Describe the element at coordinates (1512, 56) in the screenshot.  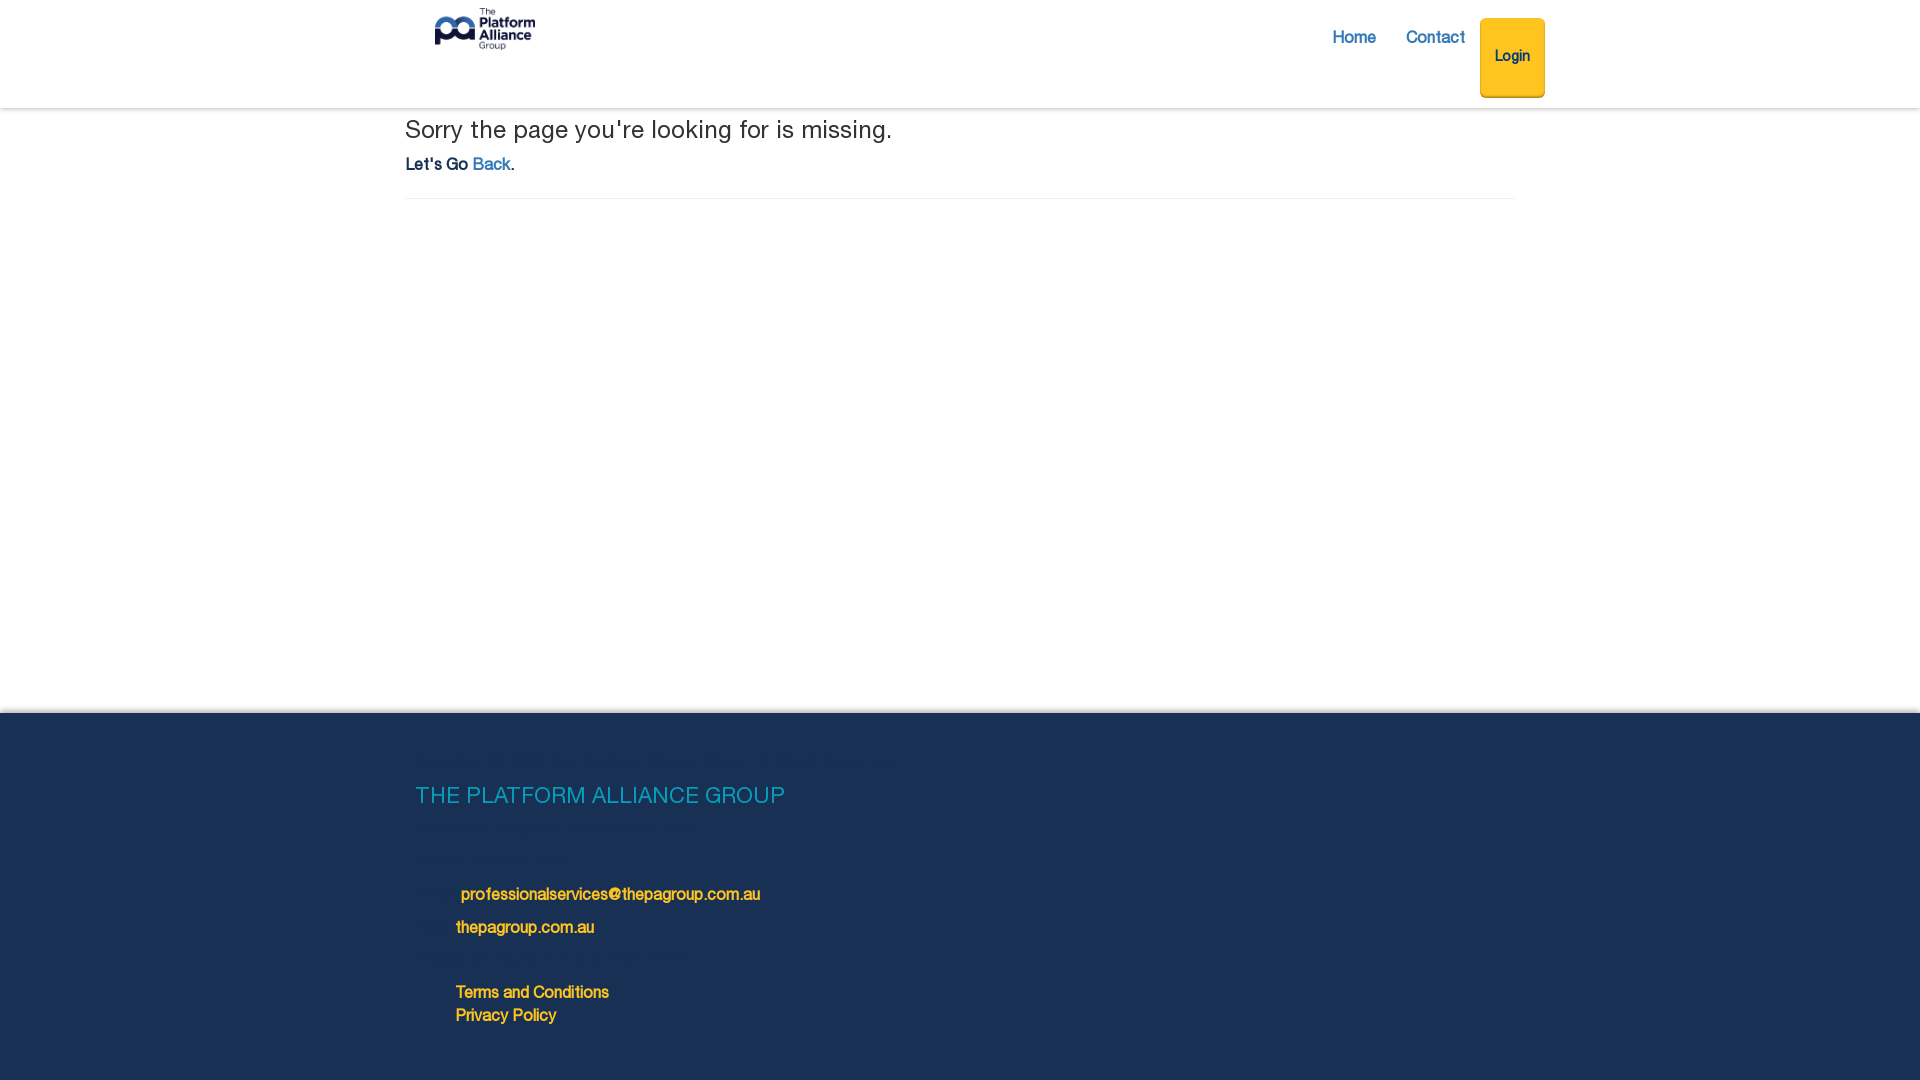
I see `'Login'` at that location.